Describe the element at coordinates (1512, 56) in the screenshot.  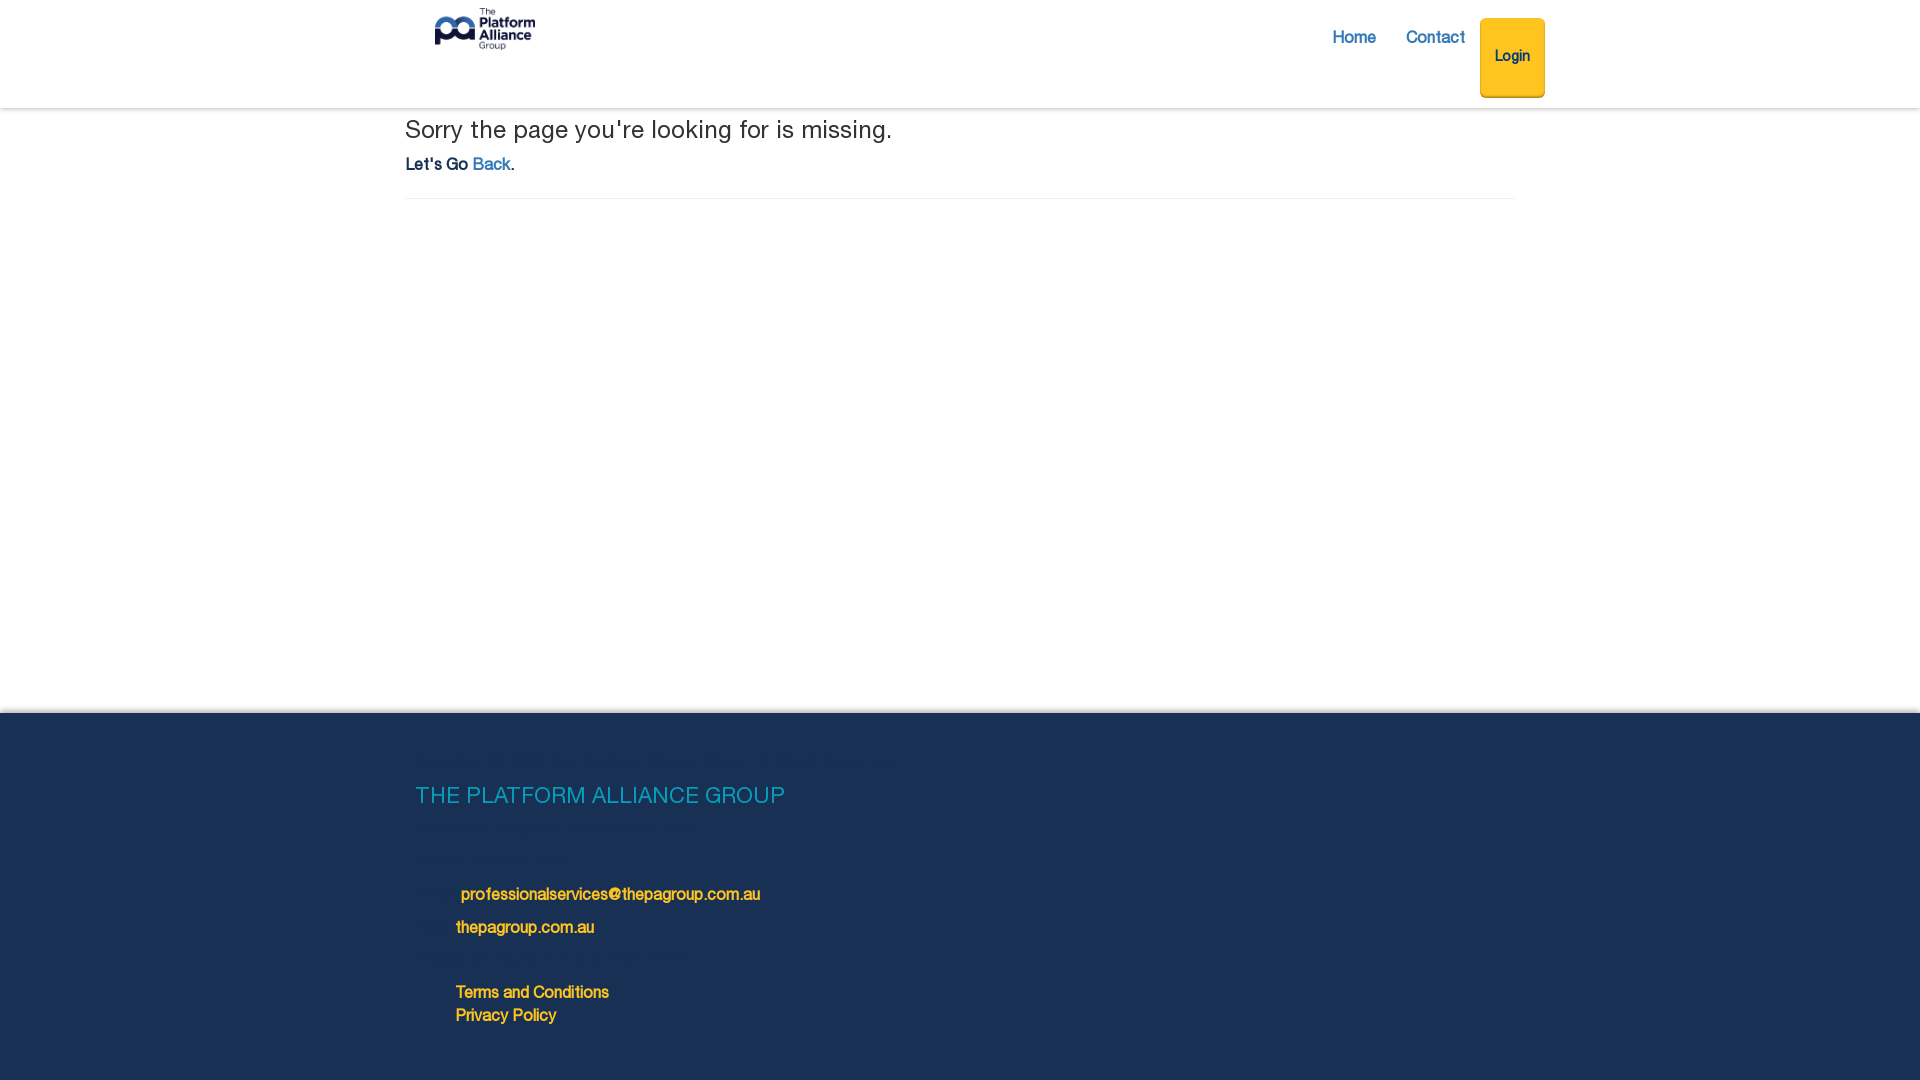
I see `'Login'` at that location.